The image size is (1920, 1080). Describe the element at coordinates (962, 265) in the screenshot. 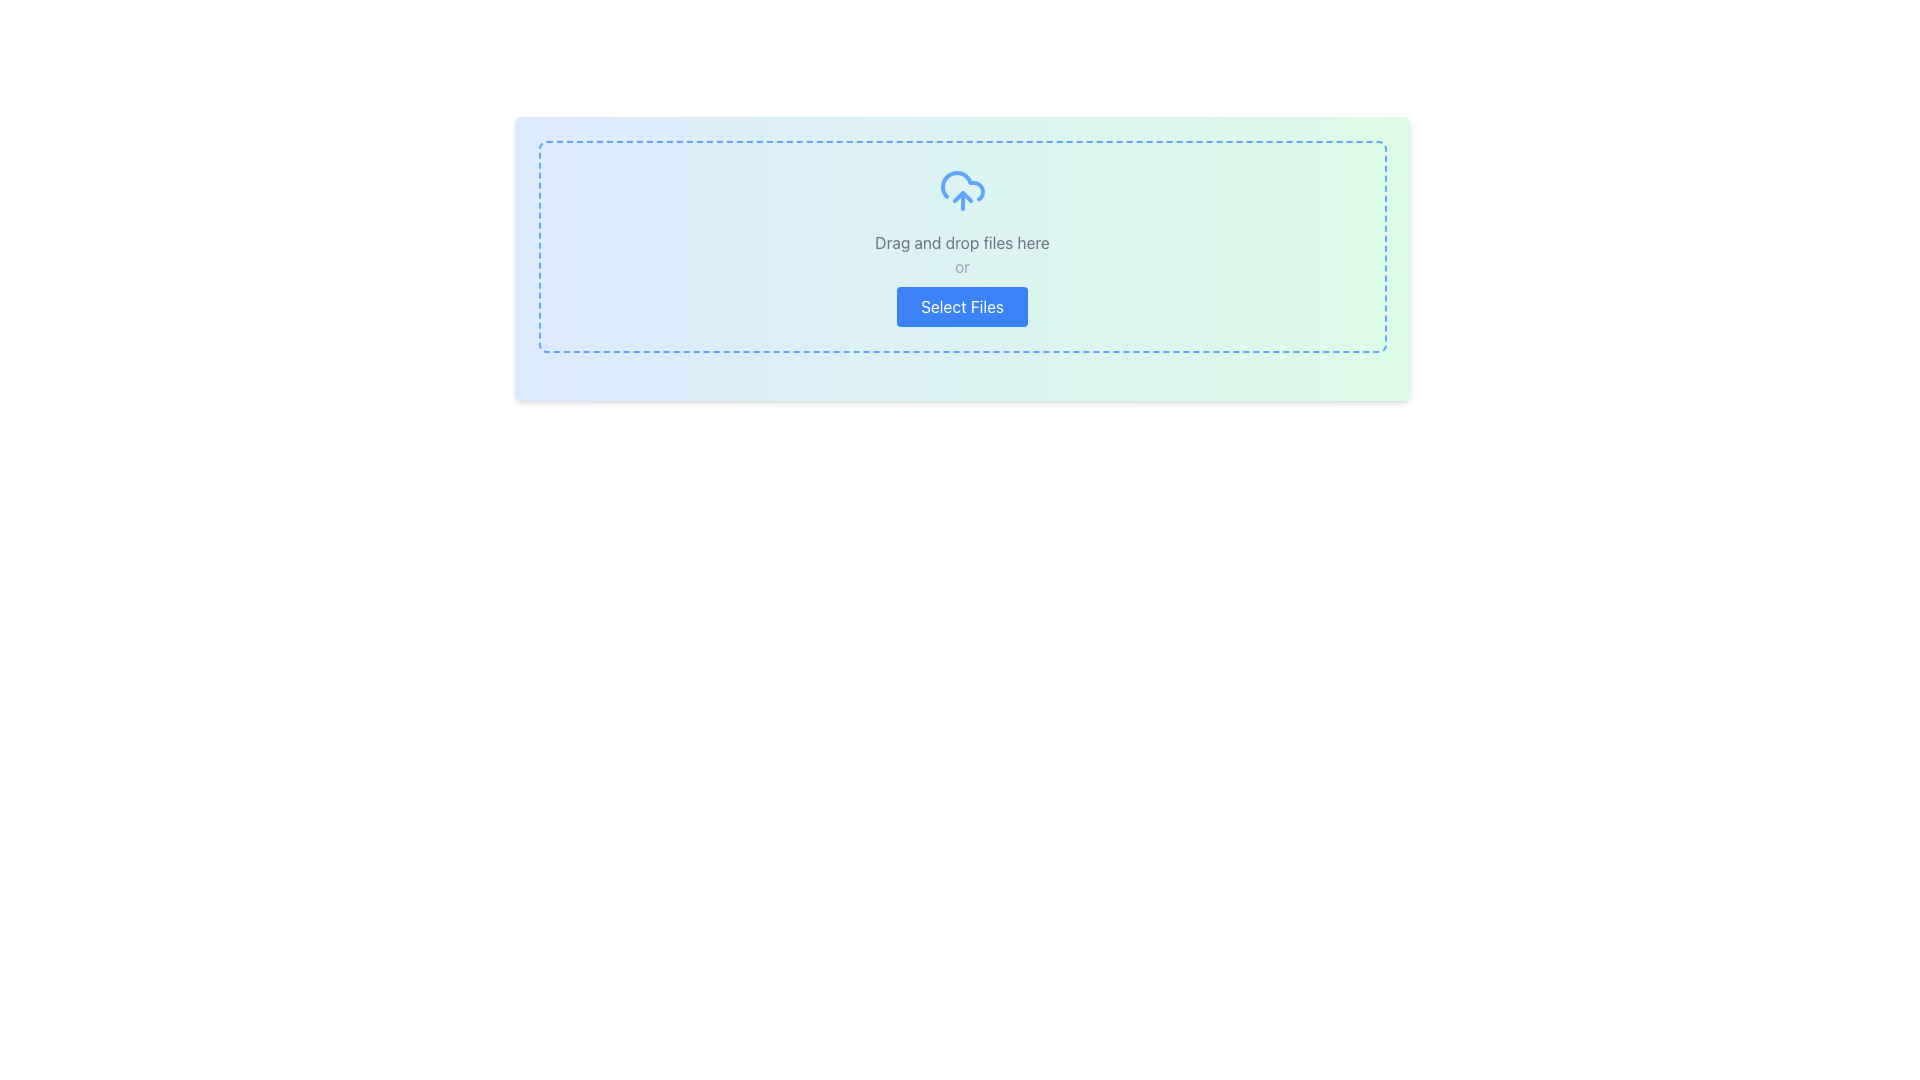

I see `the styled text label reading 'or' in gray color, situated between the 'Drag and drop files here' text and the 'Select Files' button` at that location.